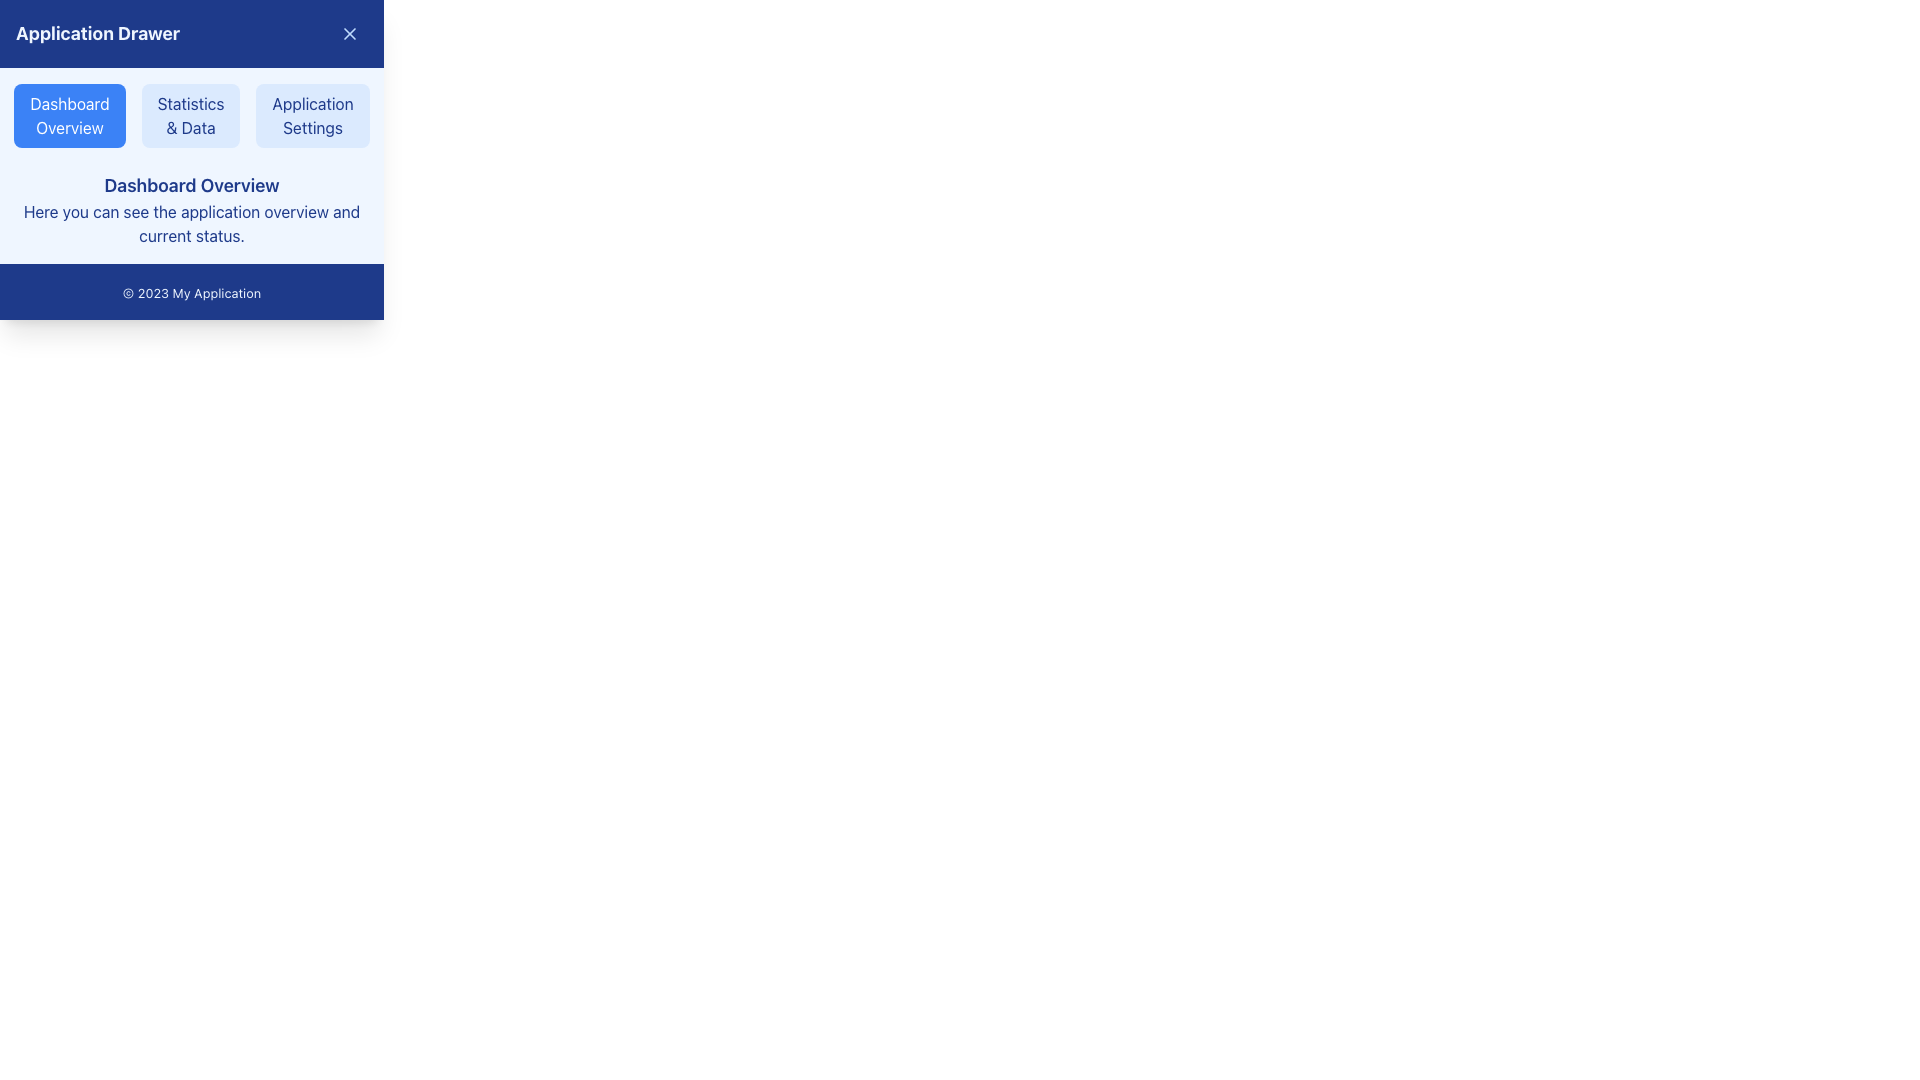 The image size is (1920, 1080). Describe the element at coordinates (192, 209) in the screenshot. I see `the informational text block located below the navigation options in the main content section of the application drawer` at that location.